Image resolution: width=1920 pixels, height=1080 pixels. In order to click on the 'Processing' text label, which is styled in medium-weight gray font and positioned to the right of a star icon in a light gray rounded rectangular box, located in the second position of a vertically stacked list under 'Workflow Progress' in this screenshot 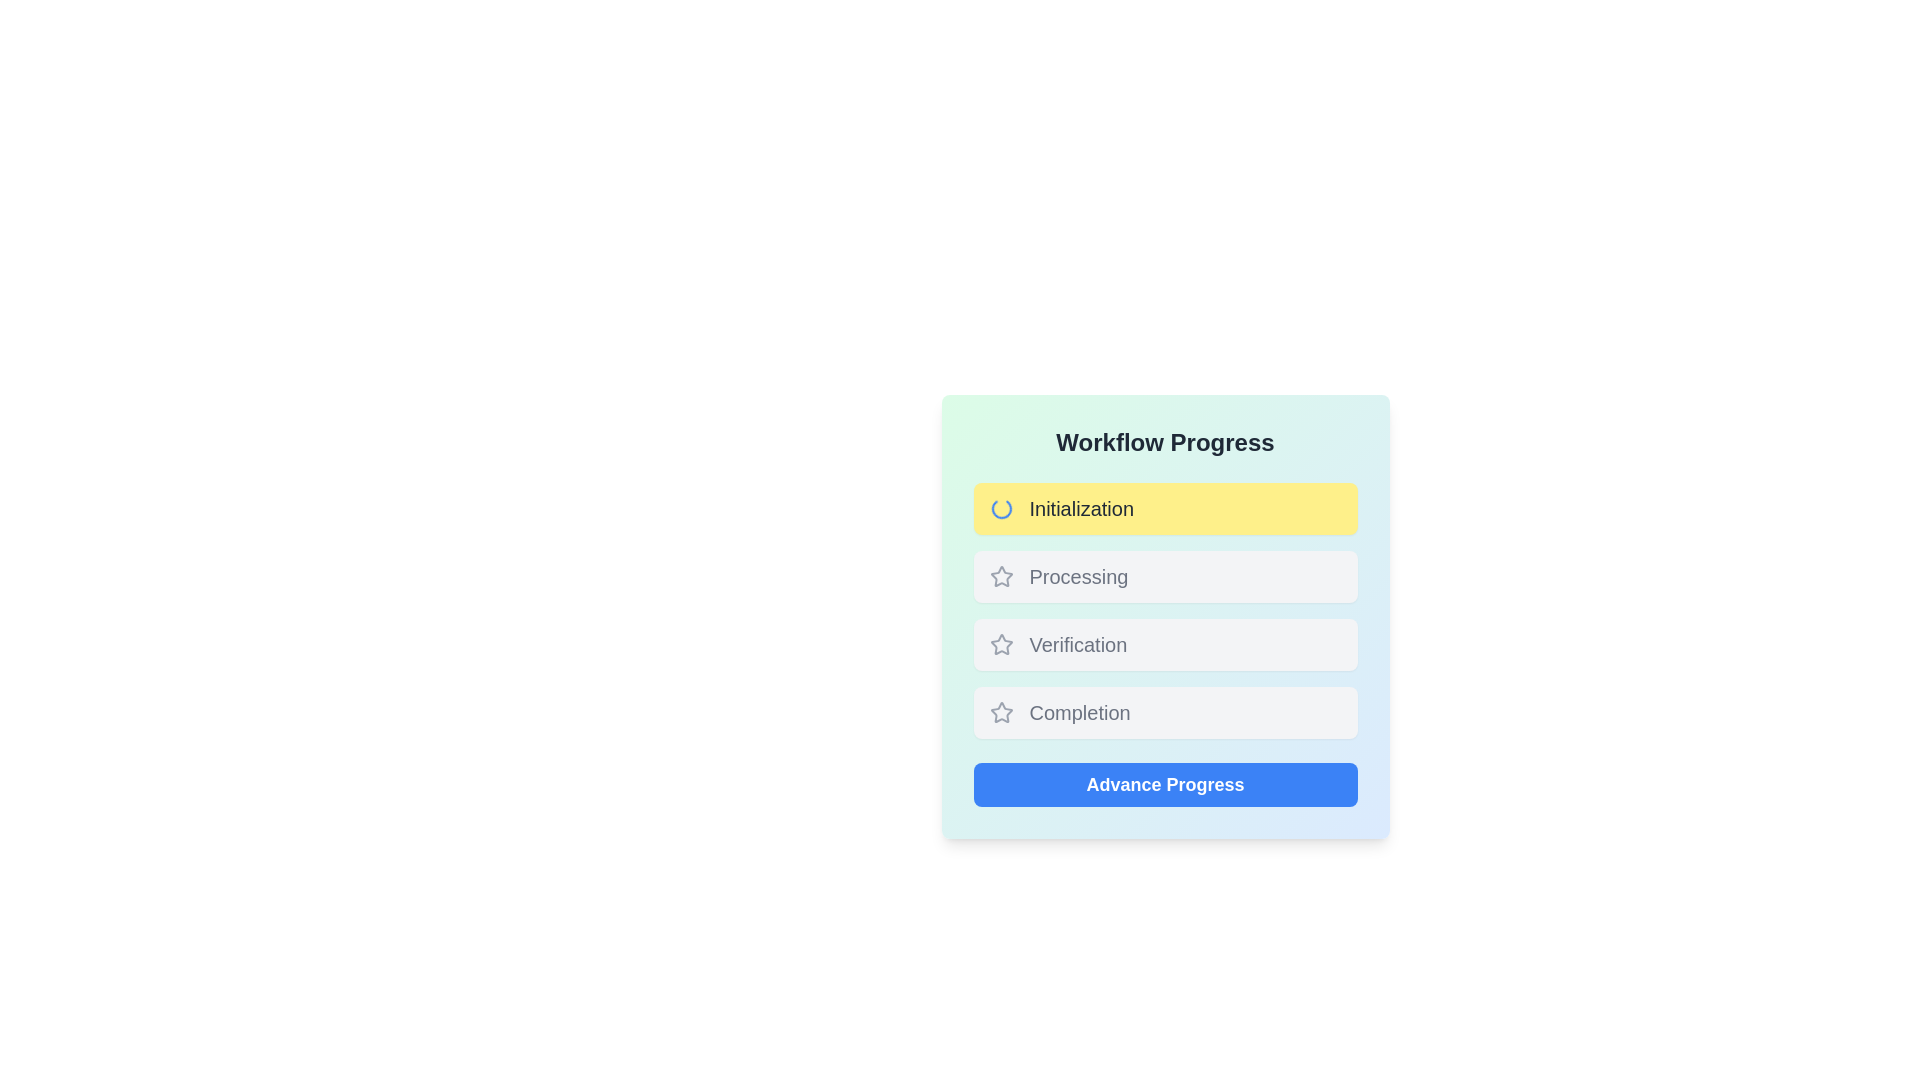, I will do `click(1078, 577)`.